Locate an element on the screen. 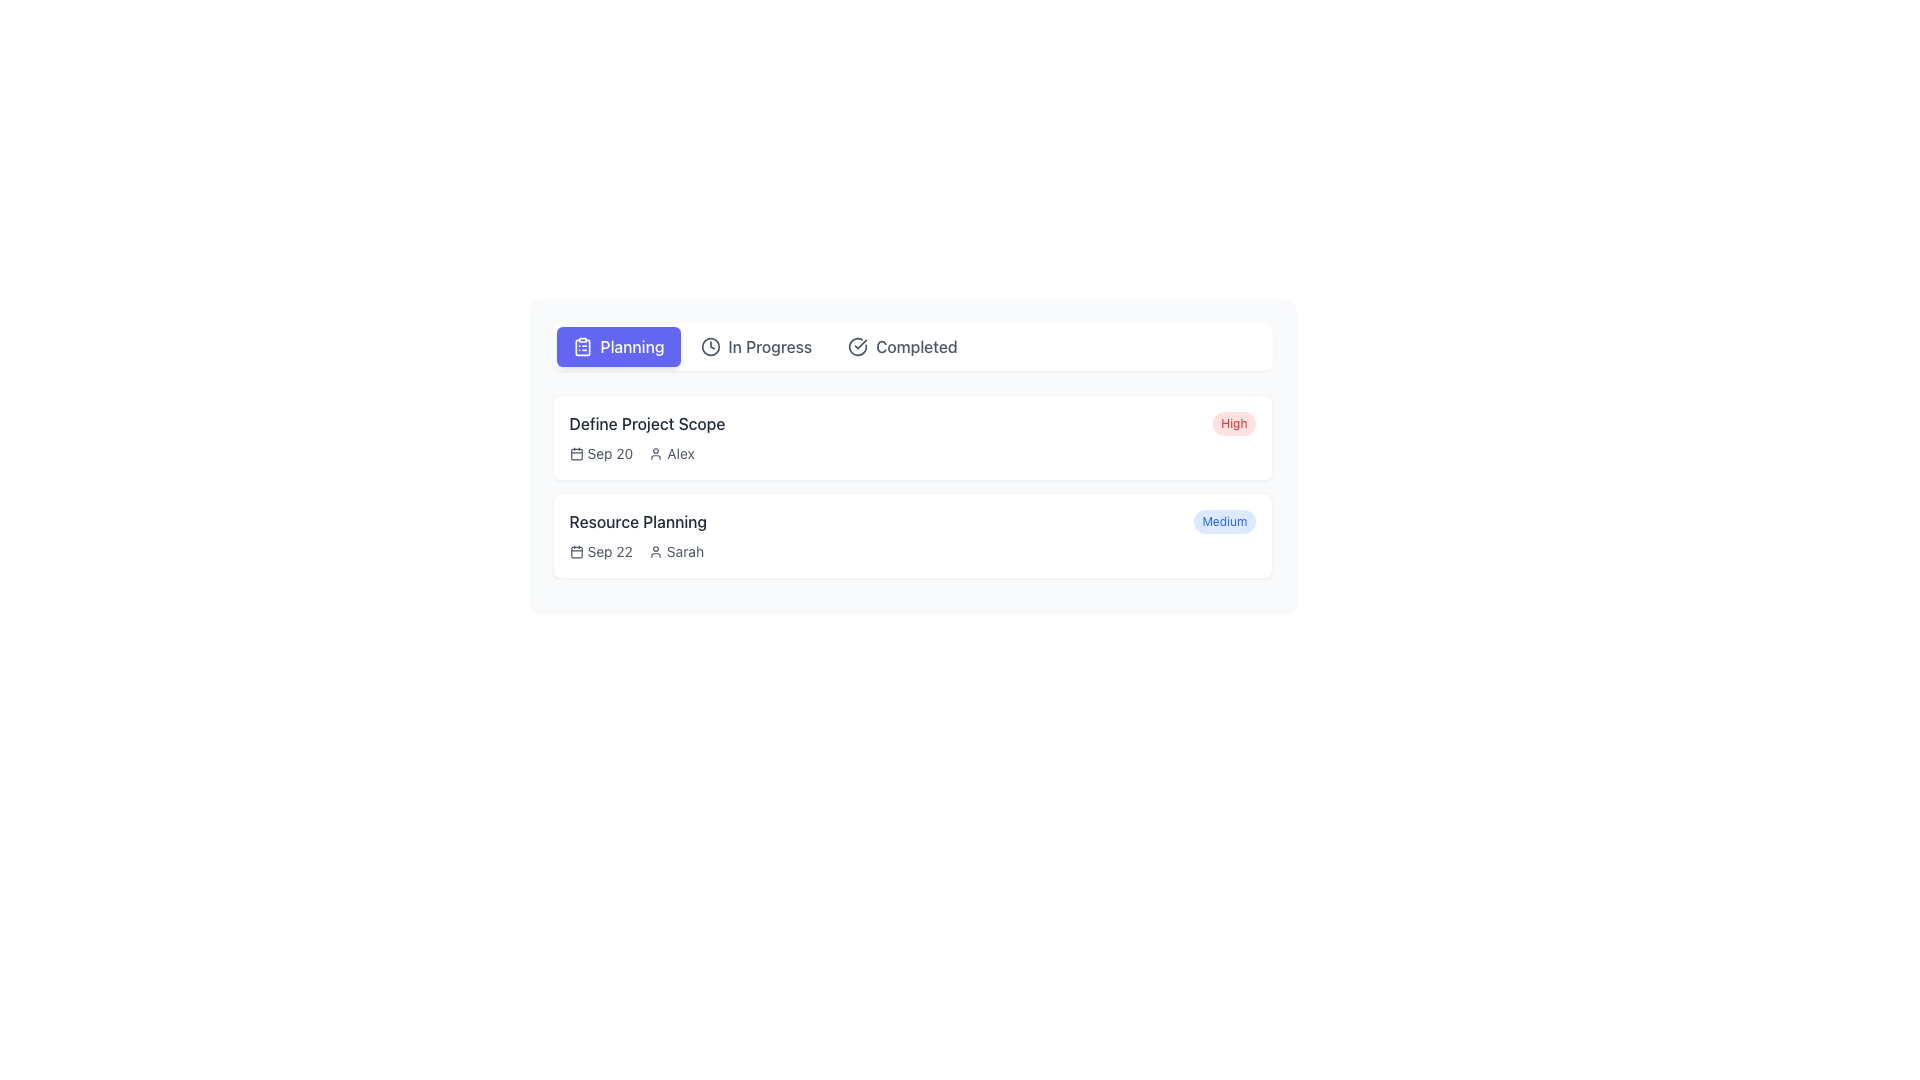  the SVG Circle representing the clock icon, located at the center of the 'In Progress' button in the navigation tab is located at coordinates (710, 346).